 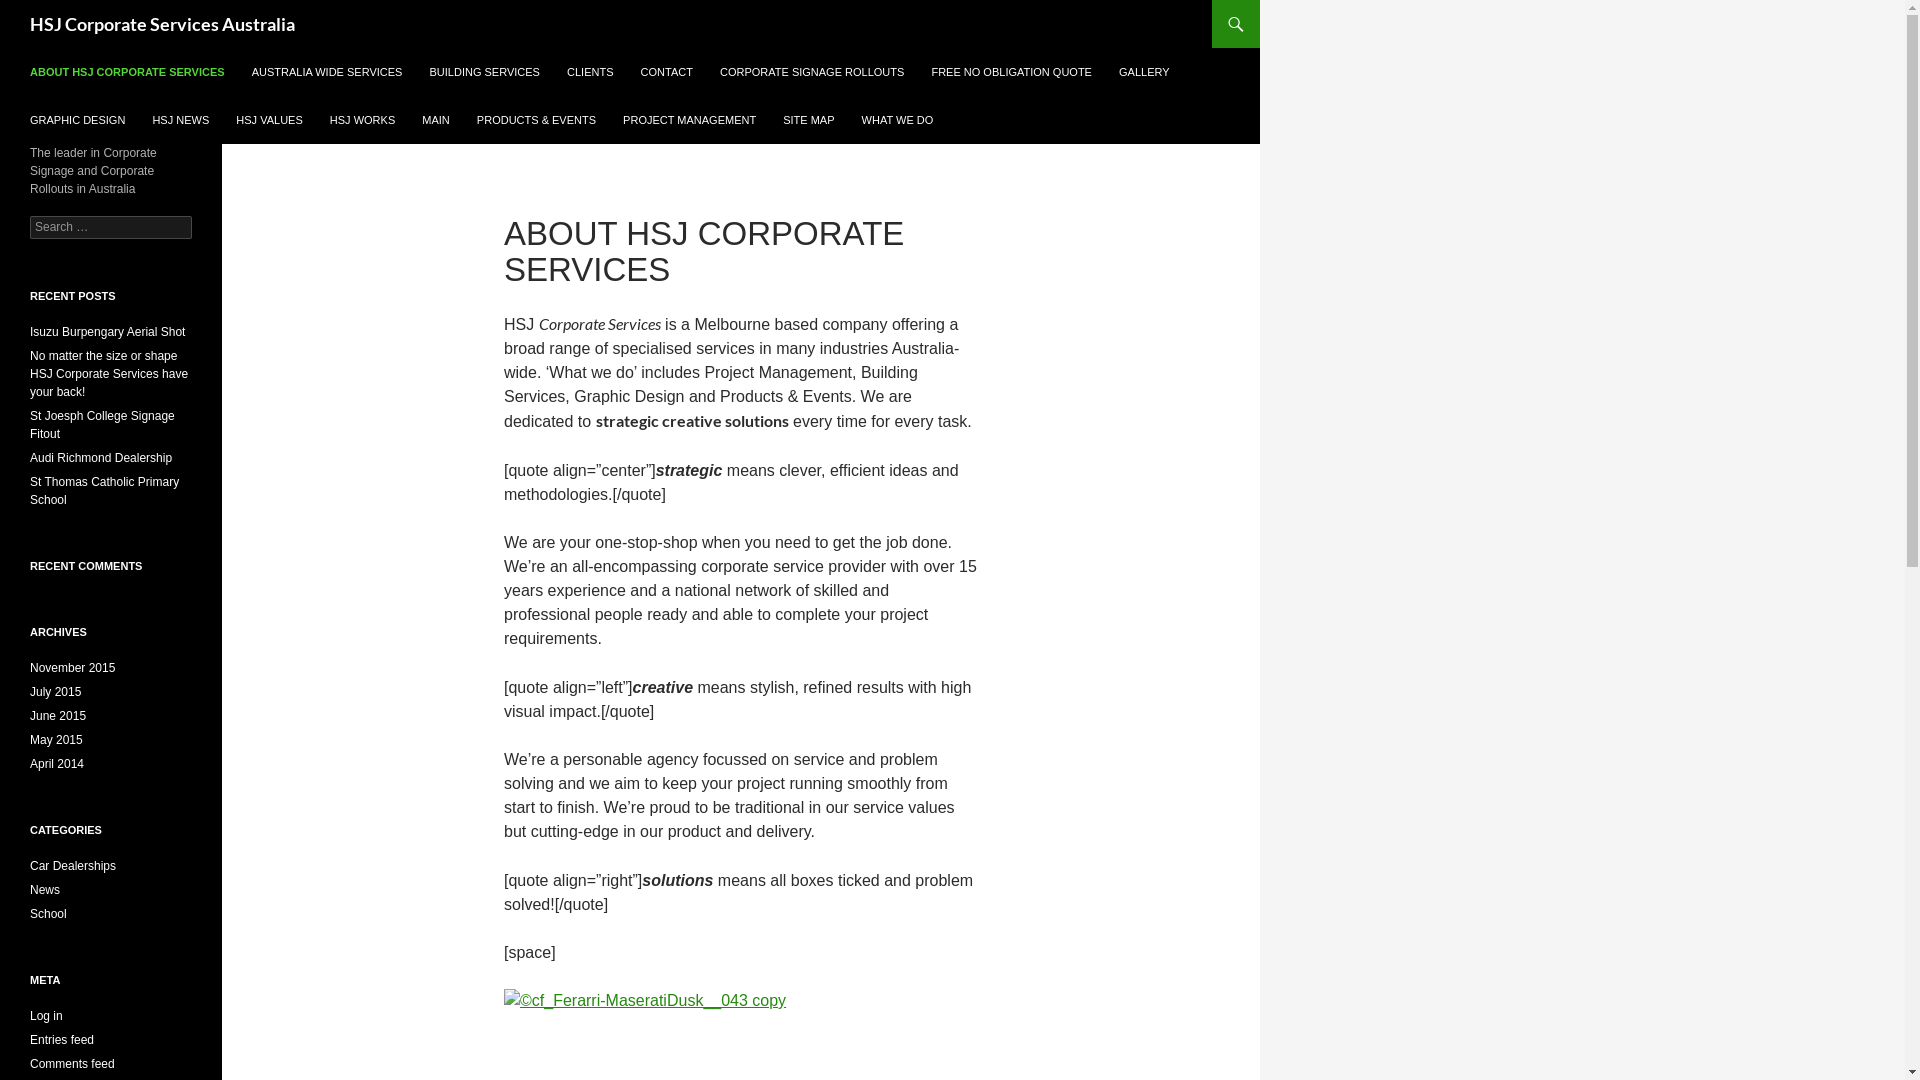 What do you see at coordinates (44, 889) in the screenshot?
I see `'News'` at bounding box center [44, 889].